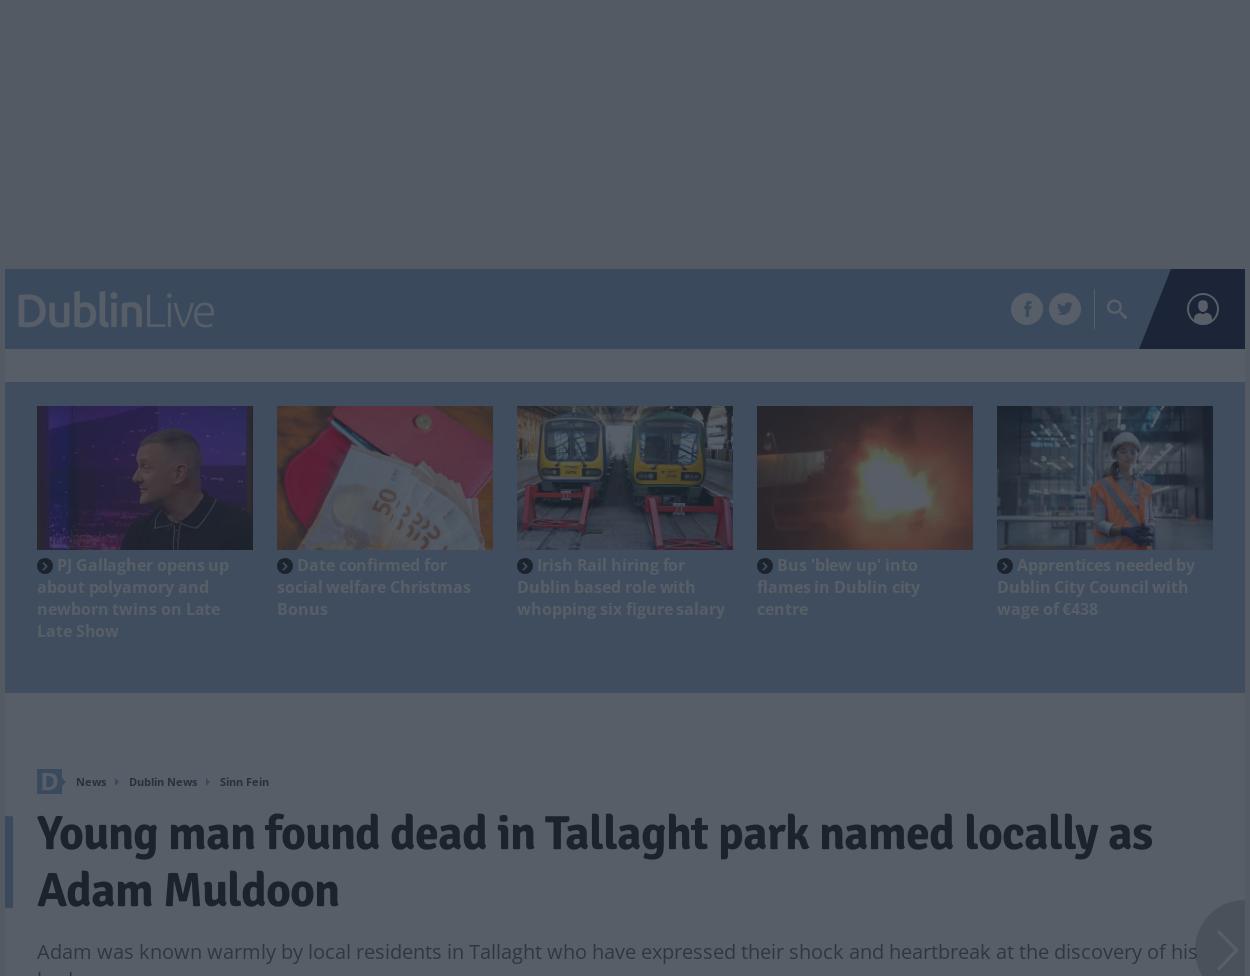  What do you see at coordinates (821, 310) in the screenshot?
I see `'Dublin Lives'` at bounding box center [821, 310].